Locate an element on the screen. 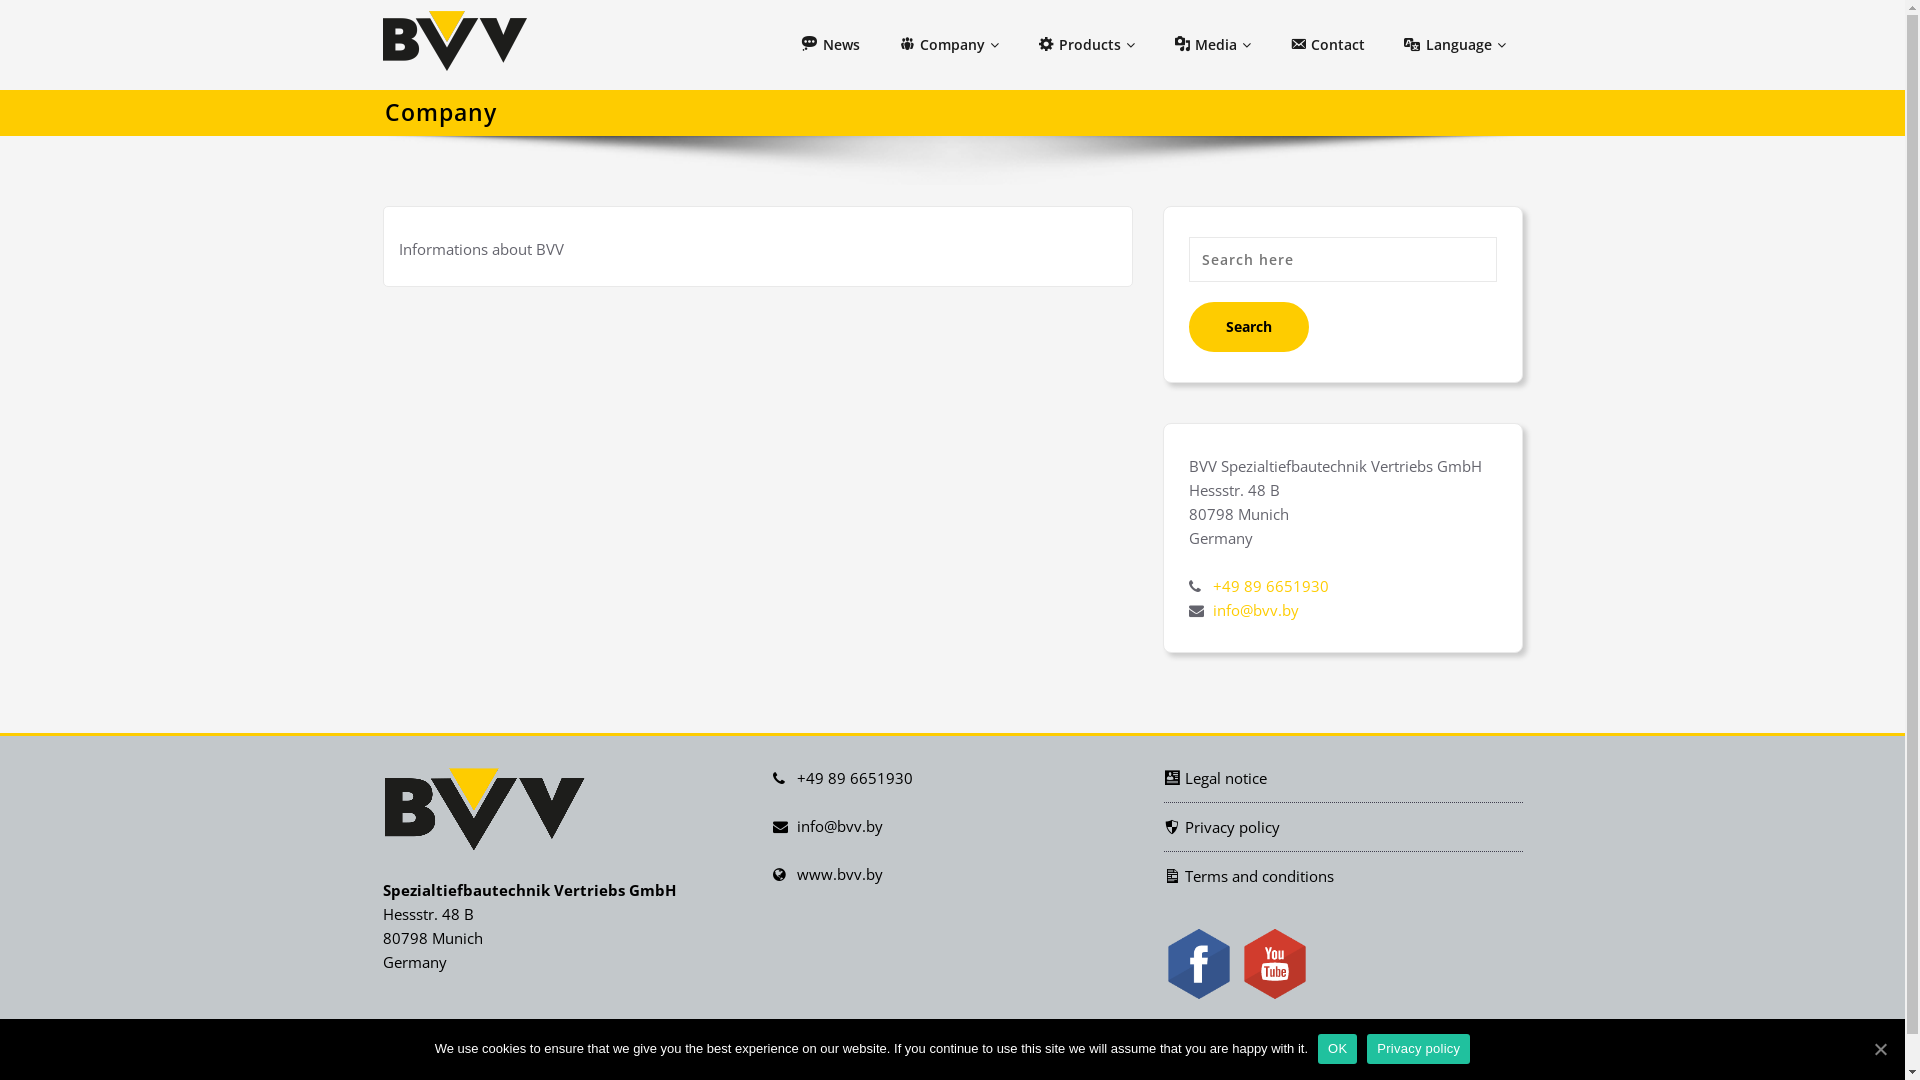  'News' is located at coordinates (777, 45).